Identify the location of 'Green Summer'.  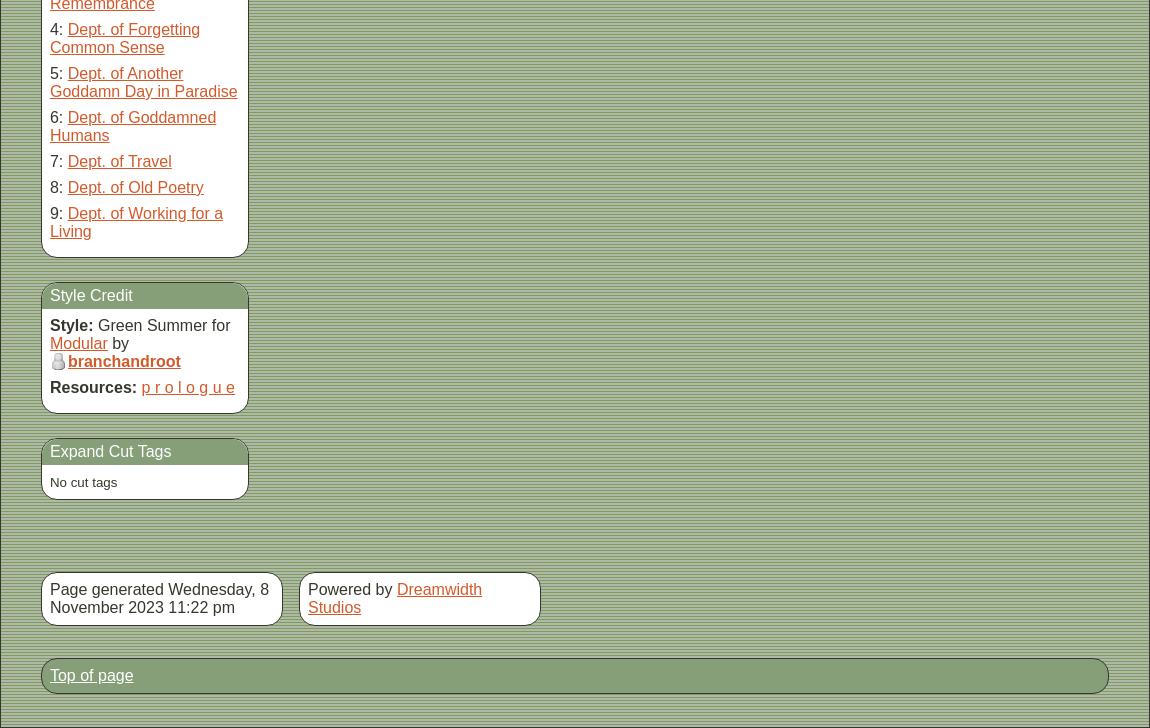
(151, 325).